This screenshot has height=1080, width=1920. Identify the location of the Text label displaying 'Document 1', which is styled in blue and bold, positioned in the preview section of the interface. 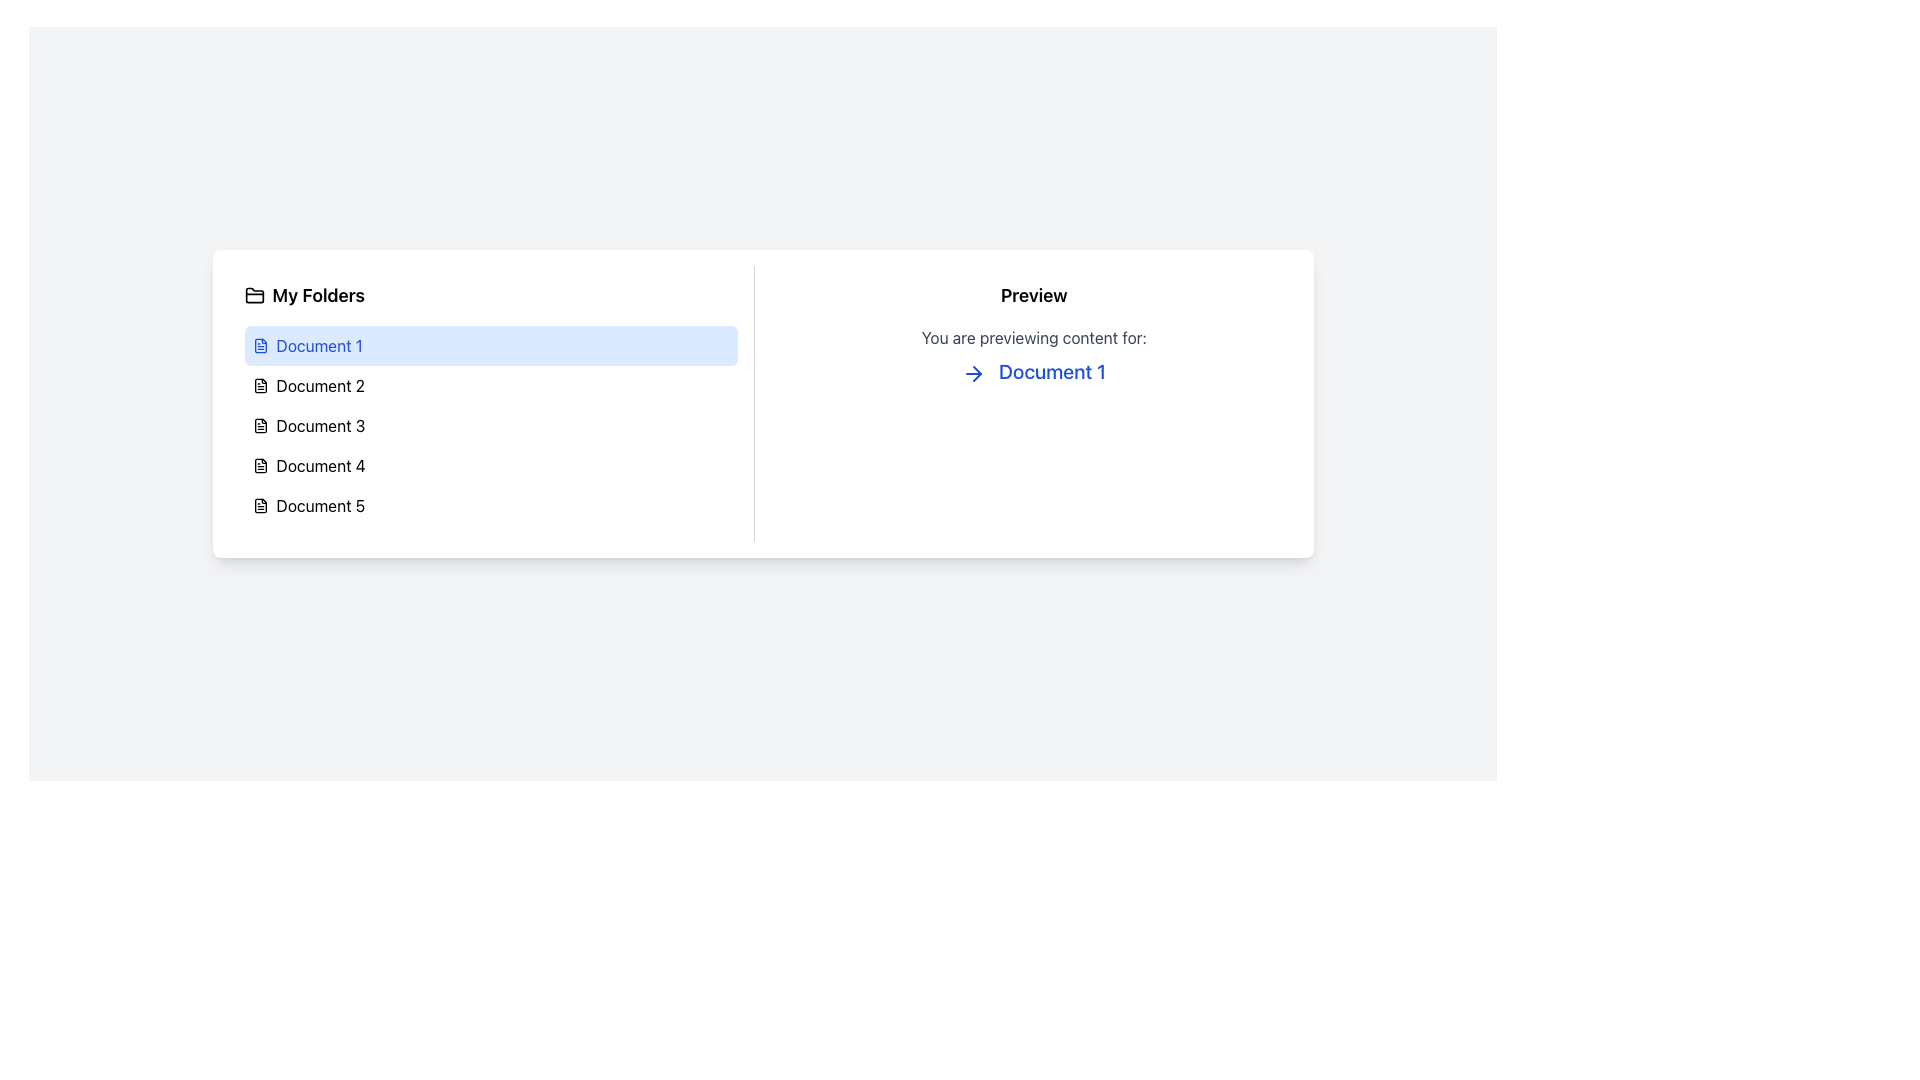
(1034, 371).